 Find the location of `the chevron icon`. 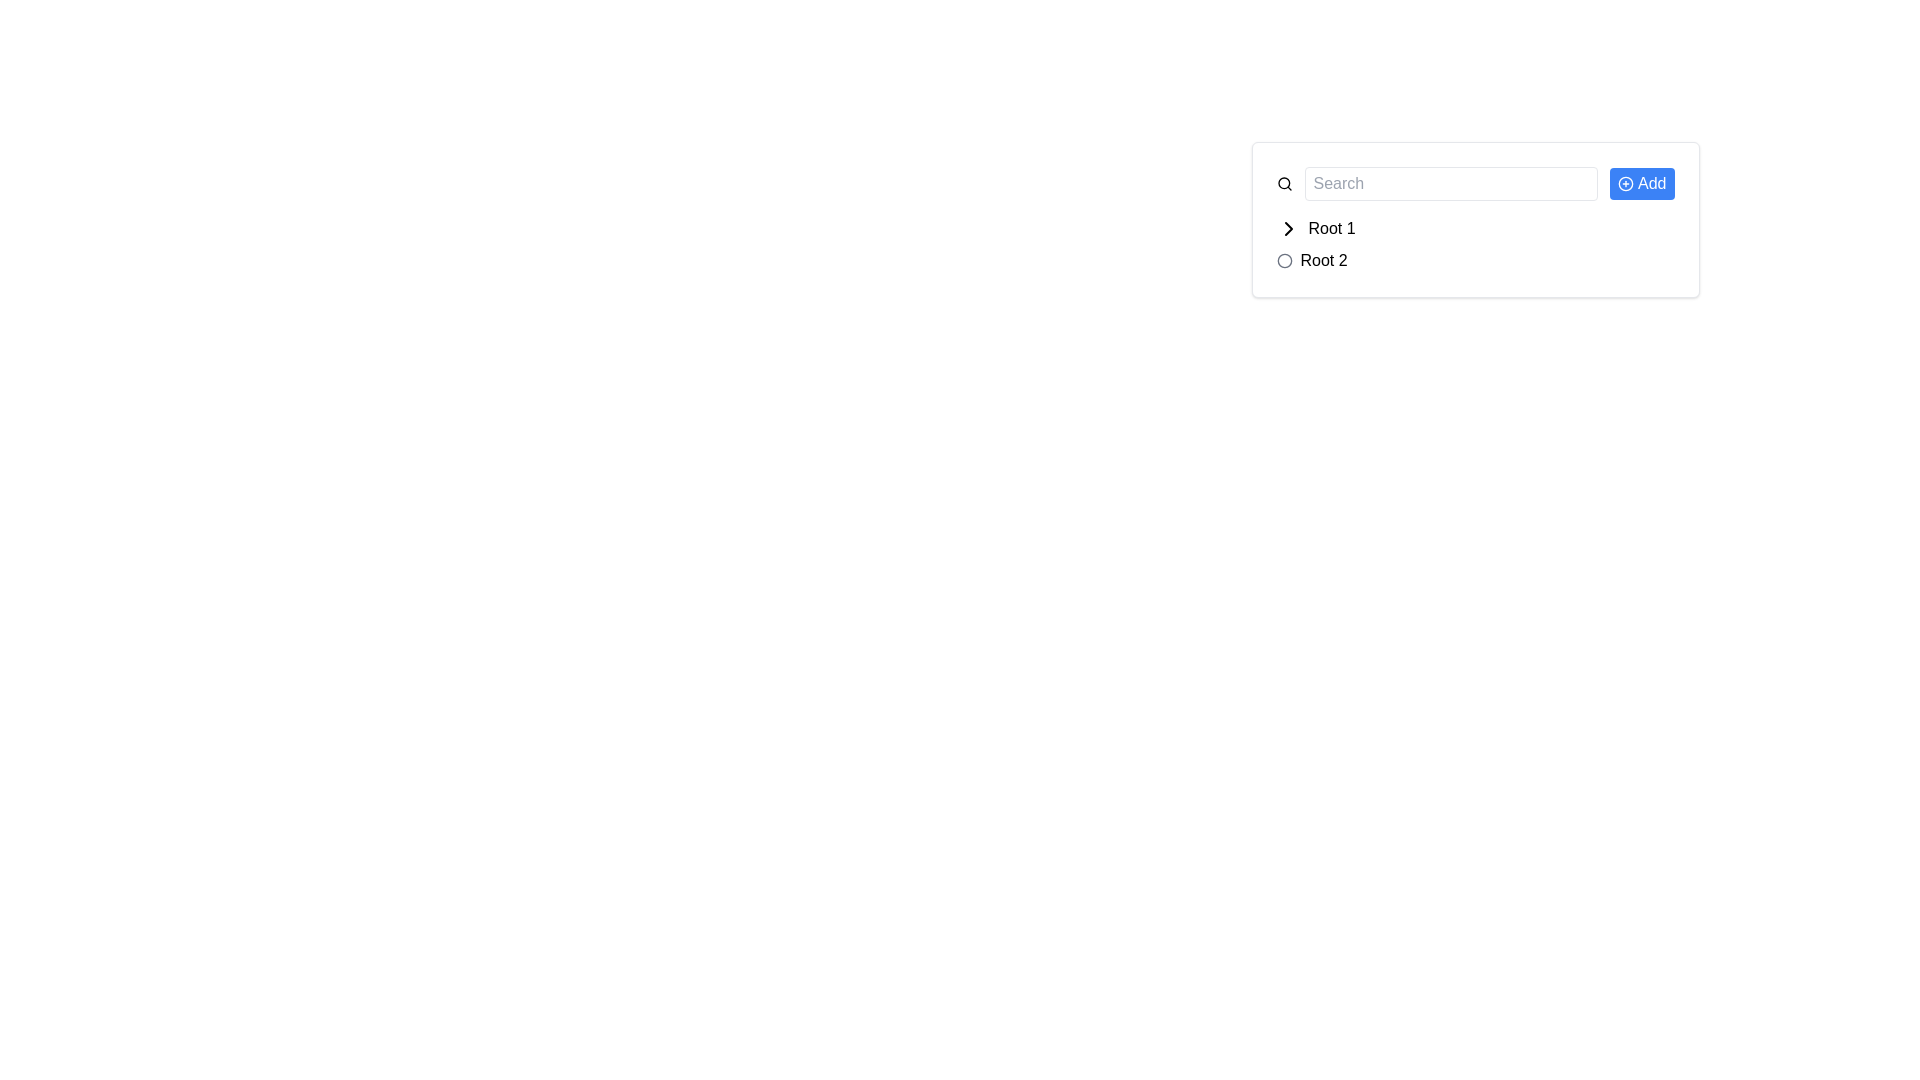

the chevron icon is located at coordinates (1288, 227).